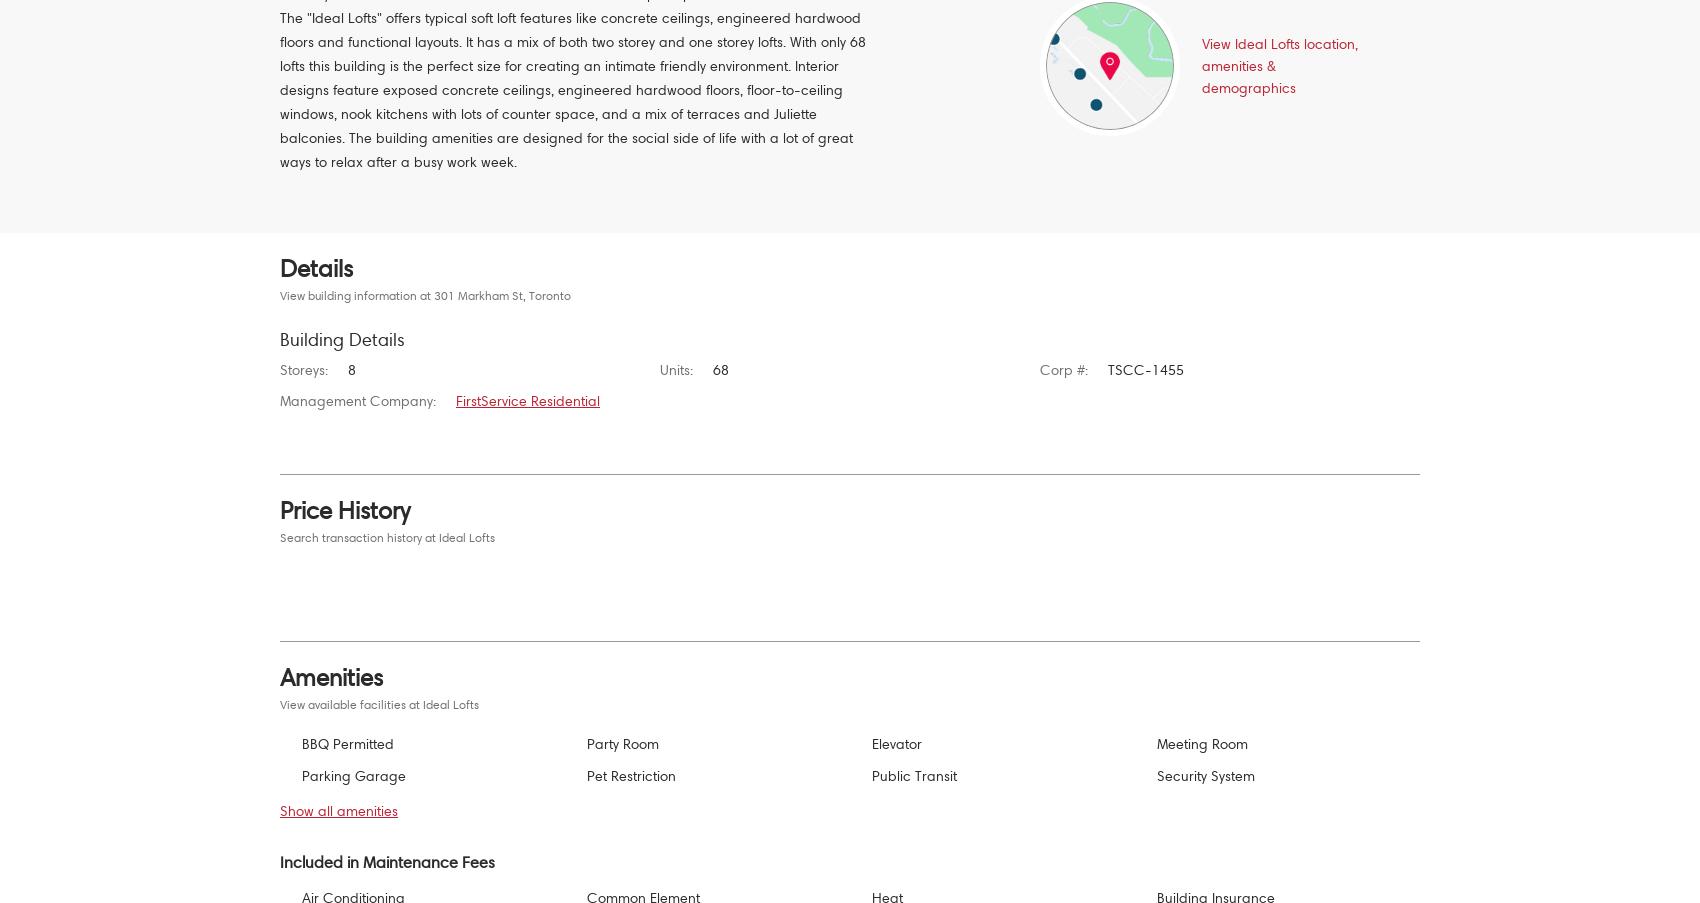 Image resolution: width=1700 pixels, height=903 pixels. What do you see at coordinates (1217, 42) in the screenshot?
I see `'View'` at bounding box center [1217, 42].